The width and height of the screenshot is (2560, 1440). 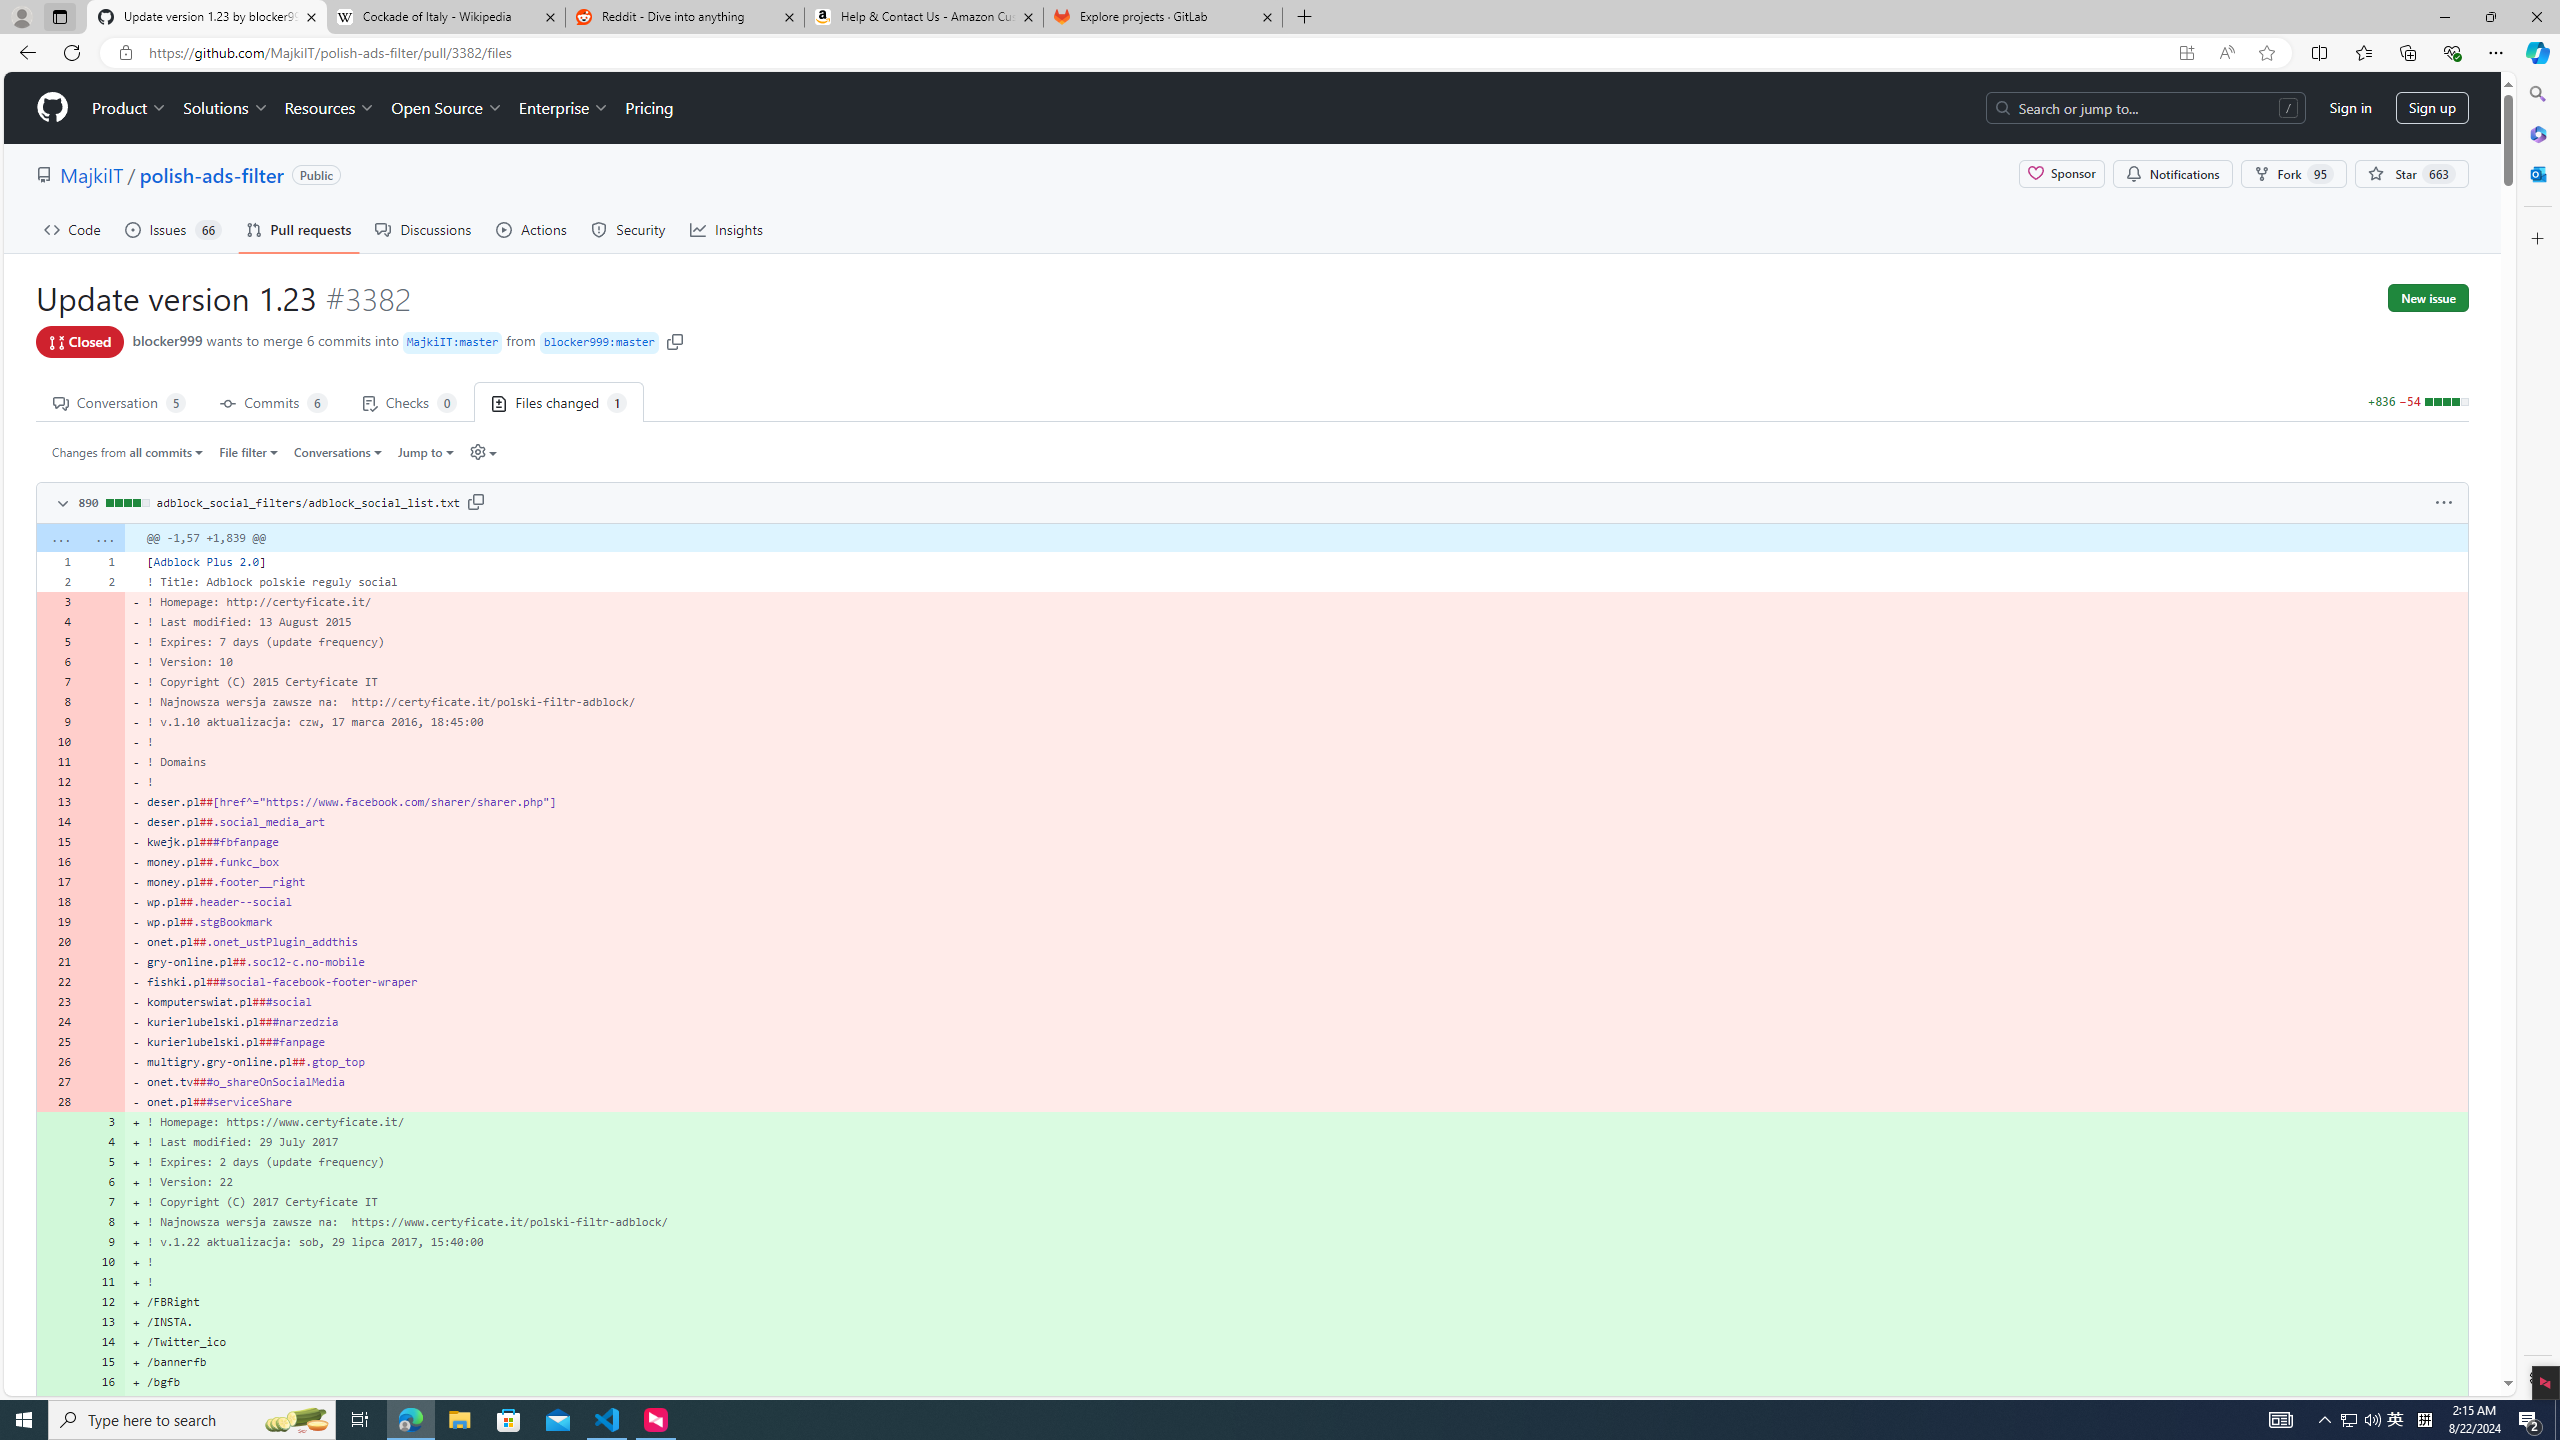 I want to click on 'Fork 95', so click(x=2292, y=173).